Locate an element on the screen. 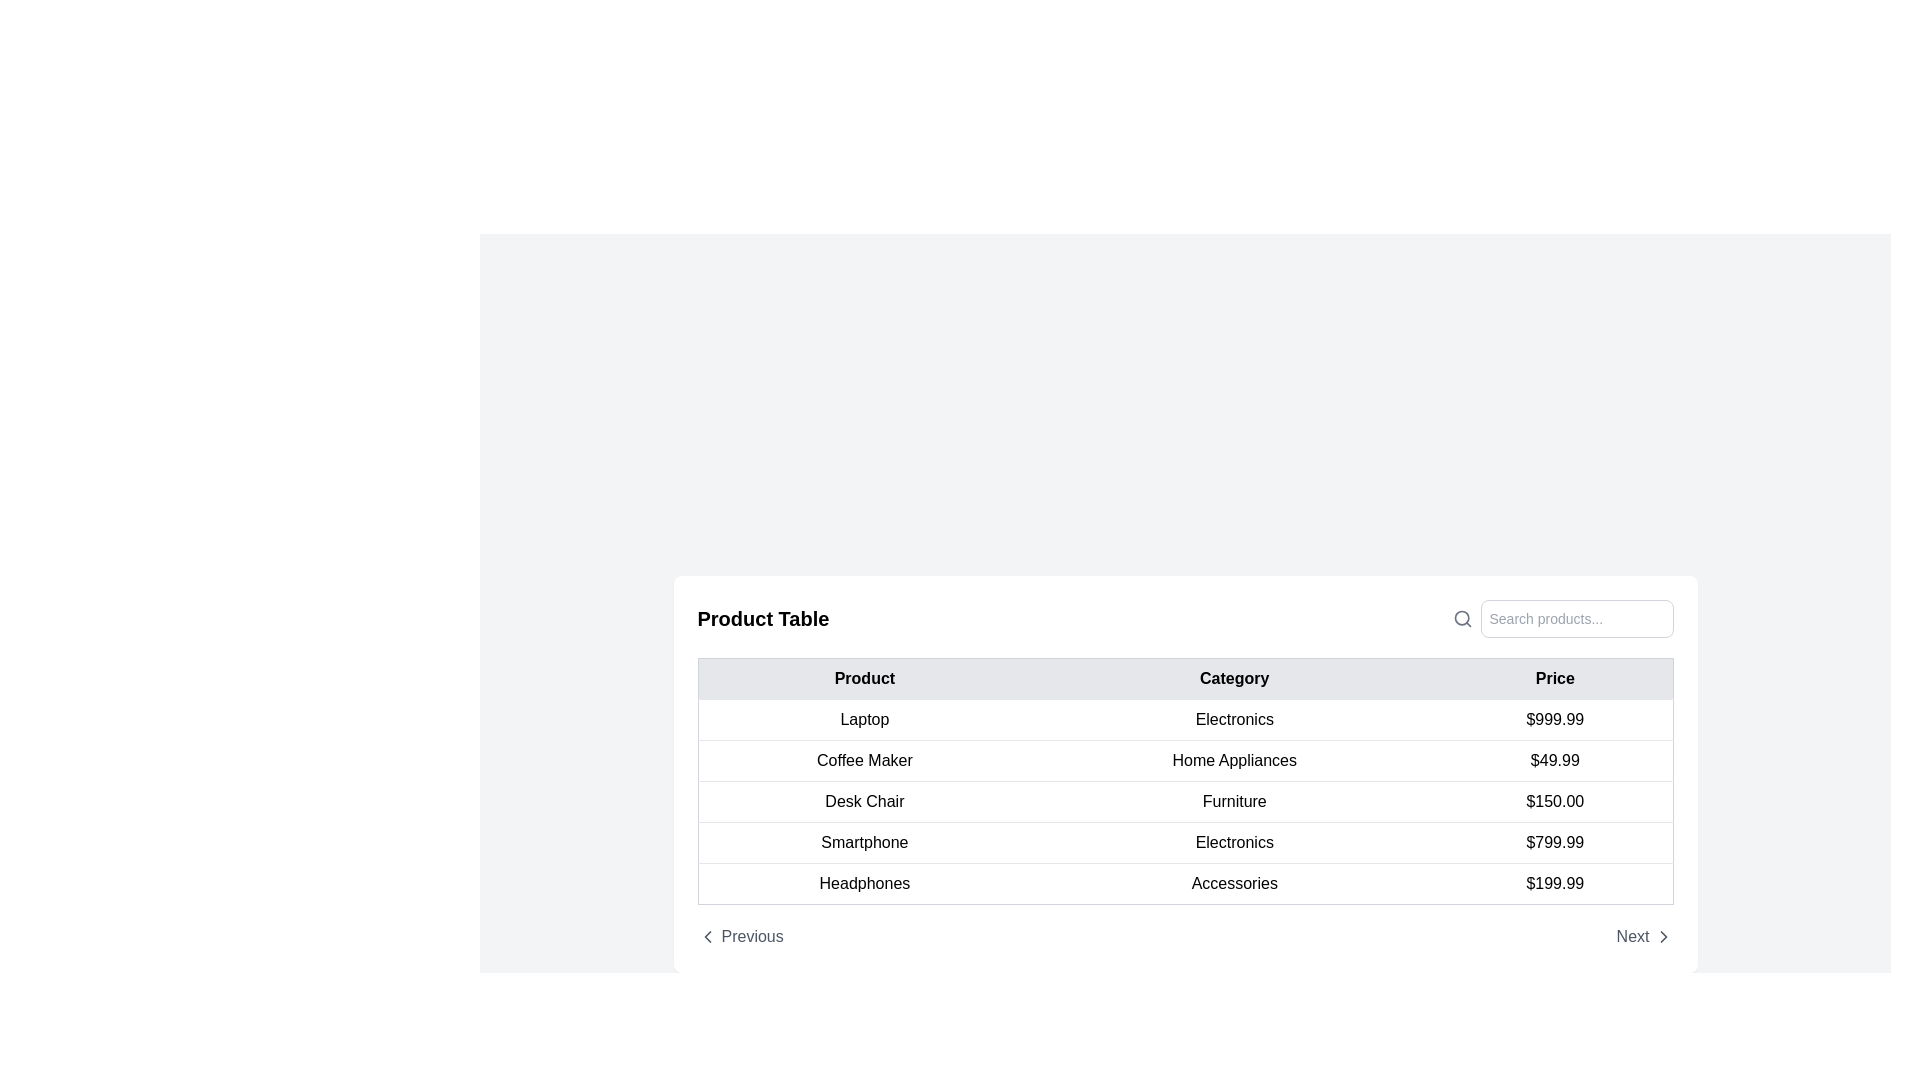 The width and height of the screenshot is (1920, 1080). the visual indicator icon located to the left of the 'Previous' text in the bottom-left corner of the table interface, which functions is located at coordinates (707, 936).